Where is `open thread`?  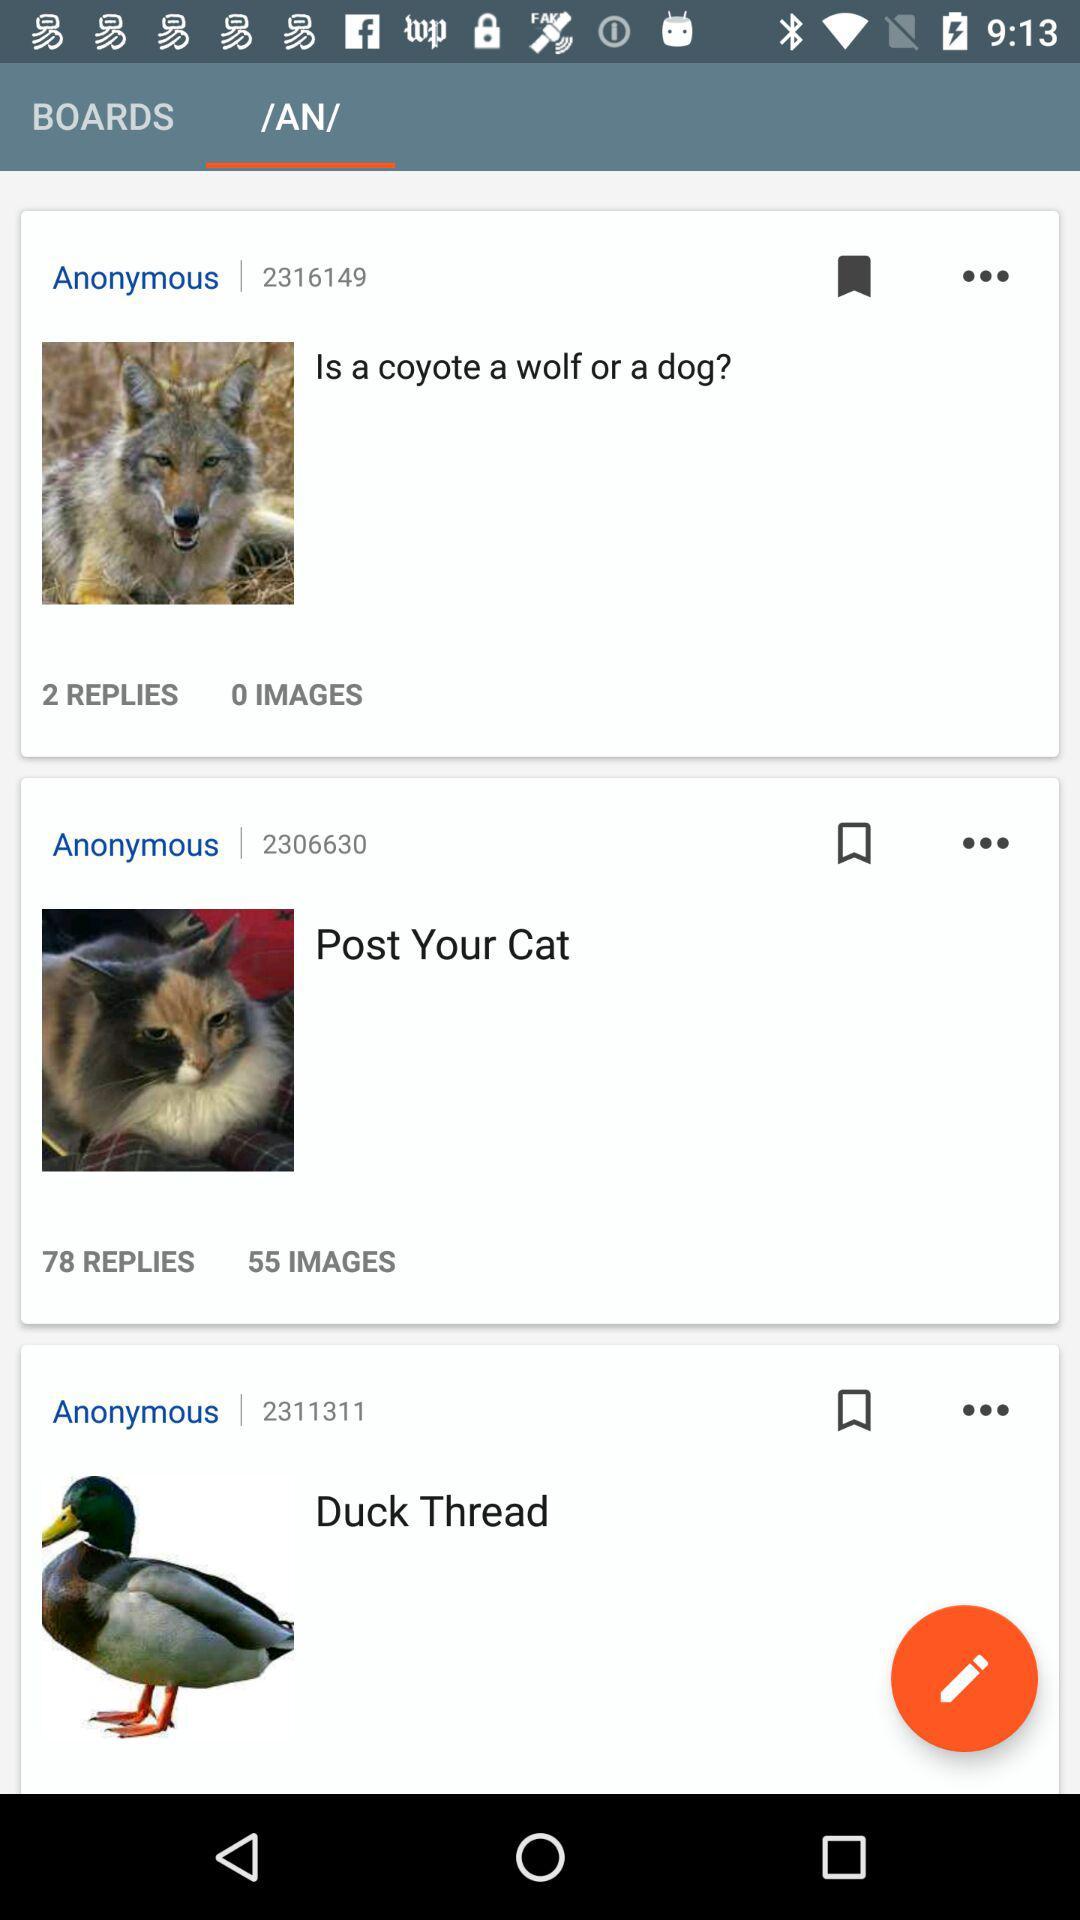 open thread is located at coordinates (161, 1607).